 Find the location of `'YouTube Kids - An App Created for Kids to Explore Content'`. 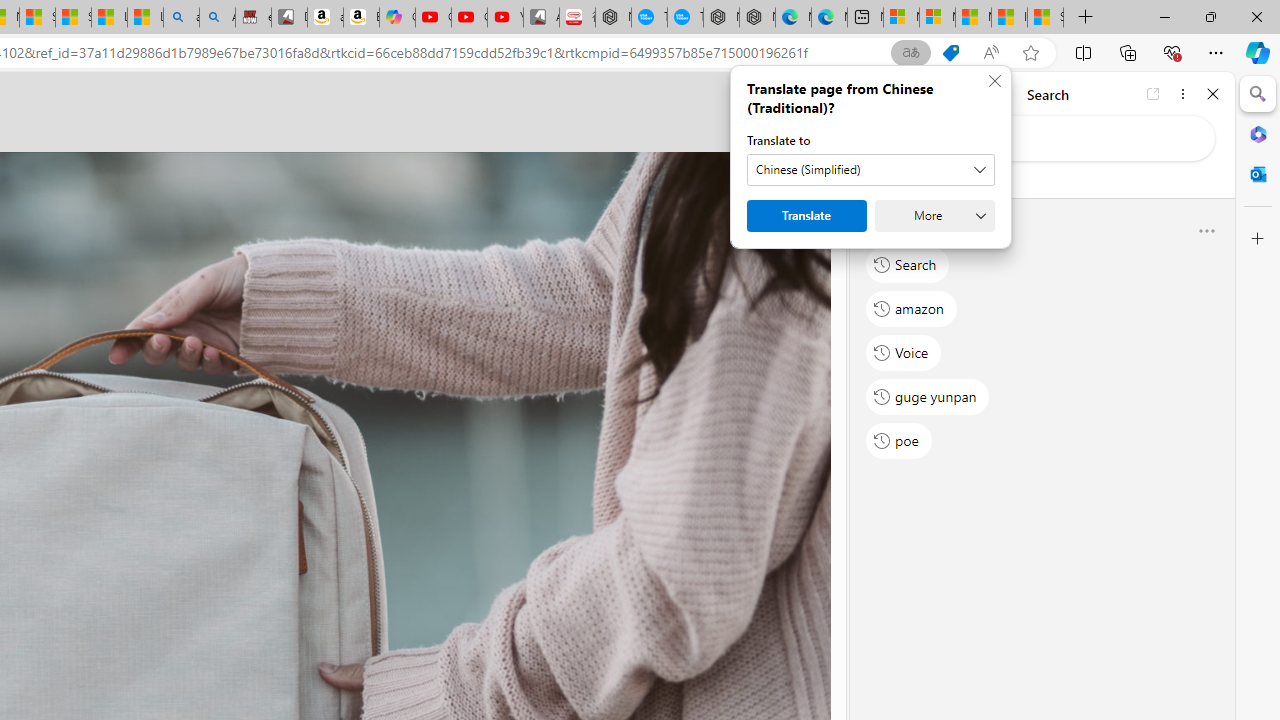

'YouTube Kids - An App Created for Kids to Explore Content' is located at coordinates (505, 17).